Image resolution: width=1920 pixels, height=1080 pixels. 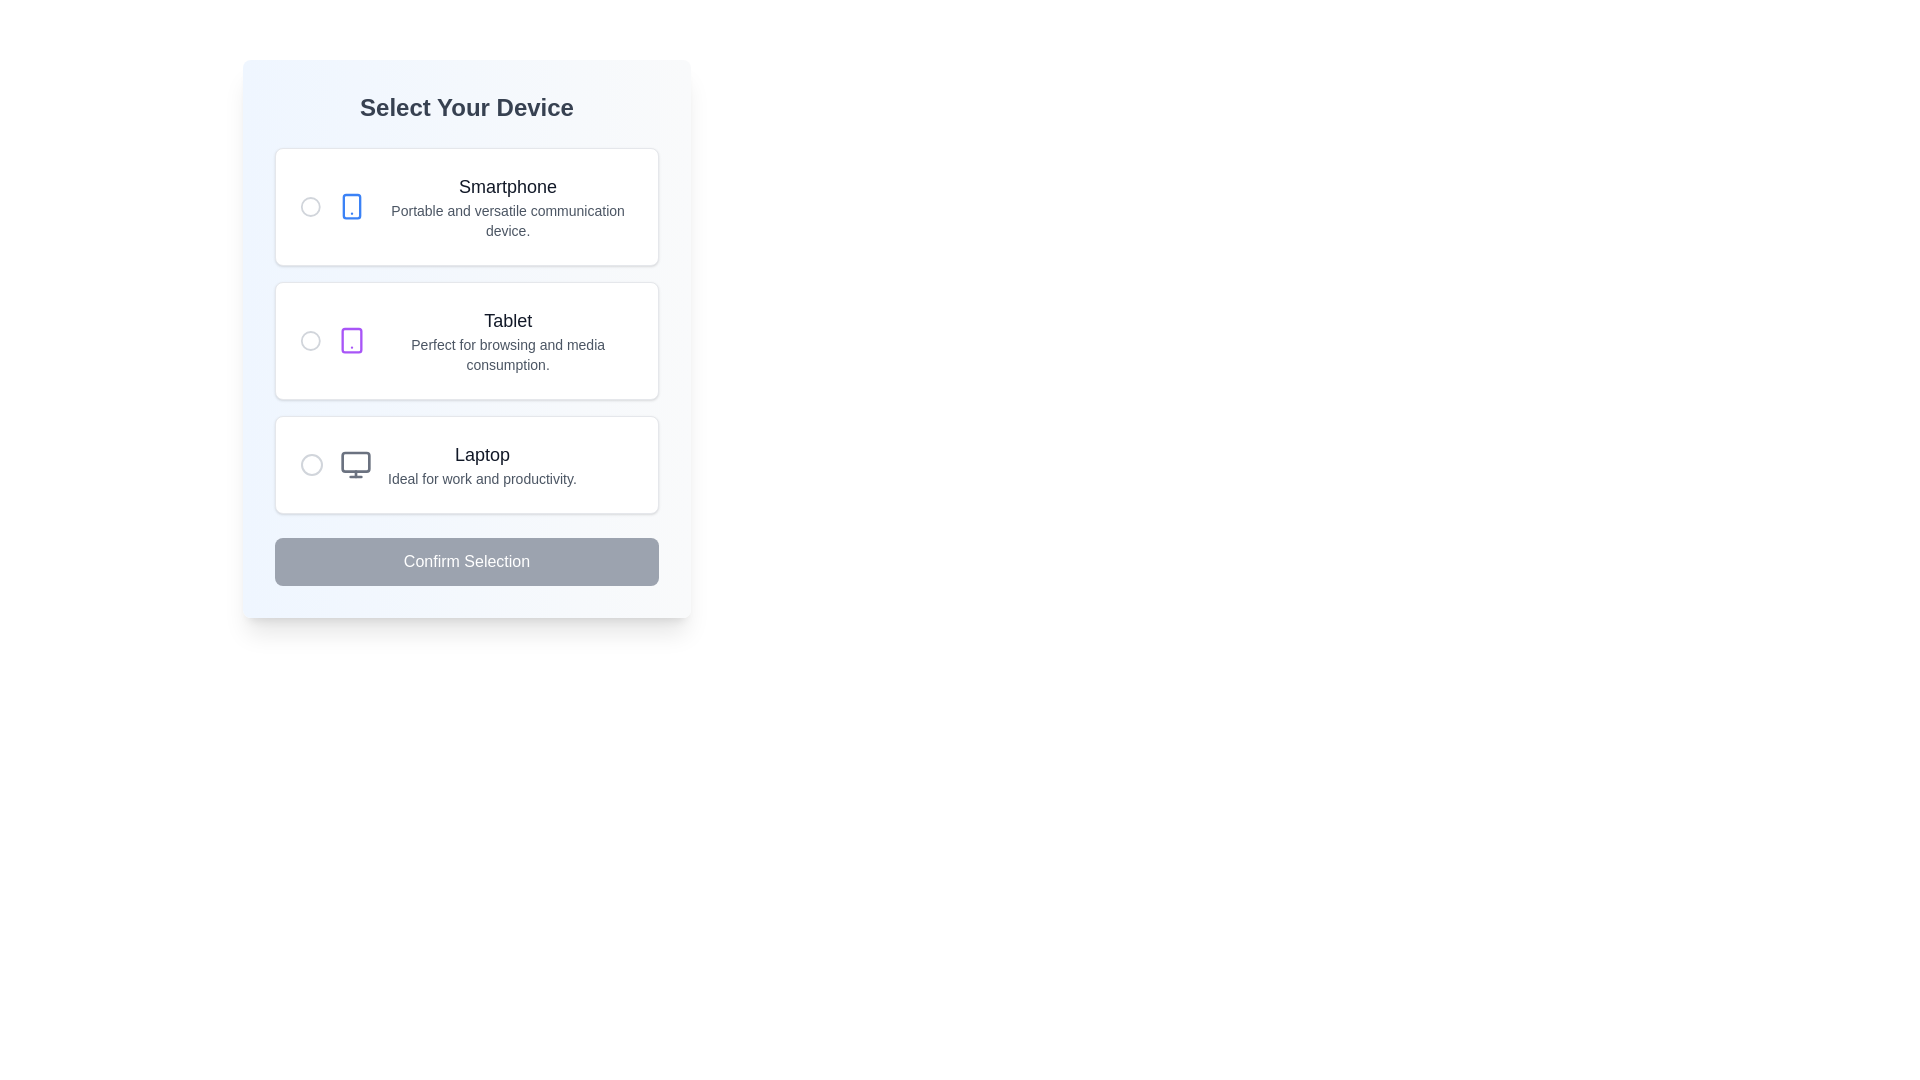 I want to click on the circular radio button indicator located in the third option group labeled 'Laptop', positioned at the left side of the text description, so click(x=311, y=465).